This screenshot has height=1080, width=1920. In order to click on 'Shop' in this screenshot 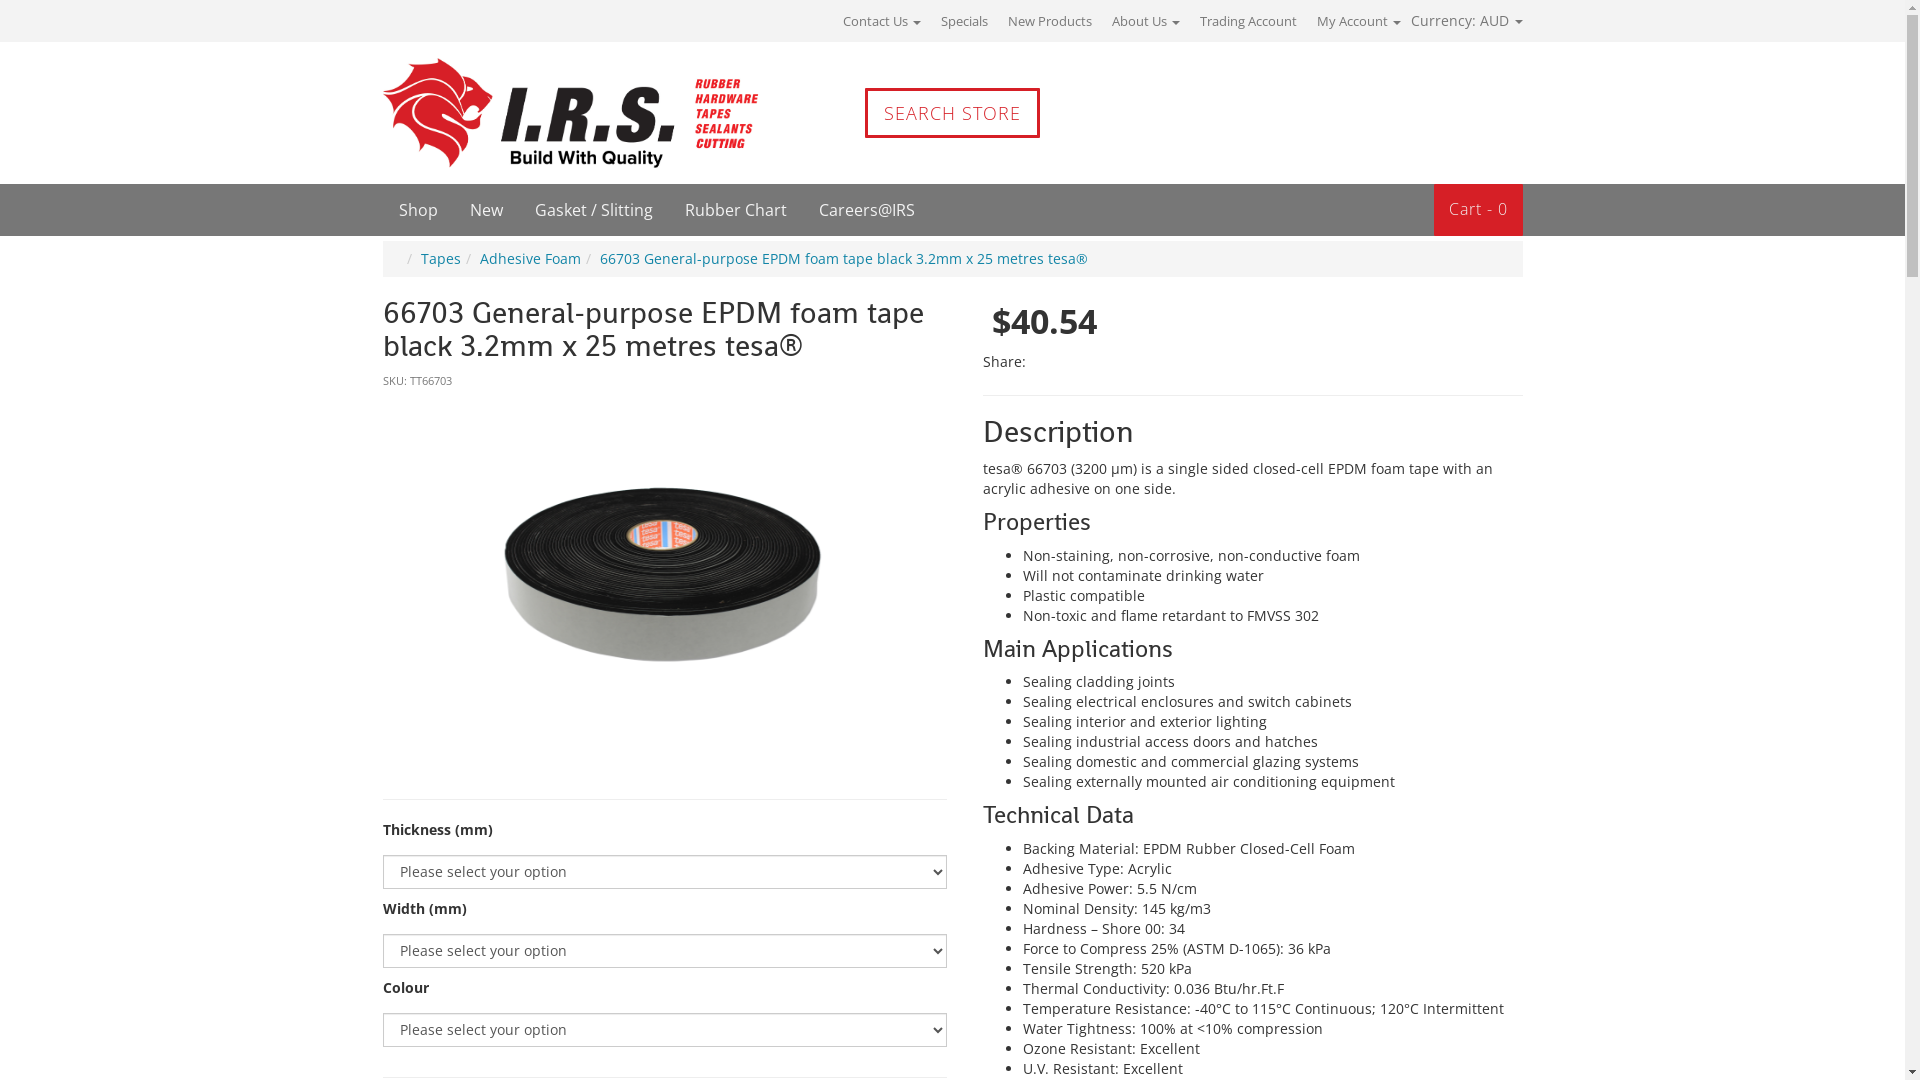, I will do `click(416, 209)`.